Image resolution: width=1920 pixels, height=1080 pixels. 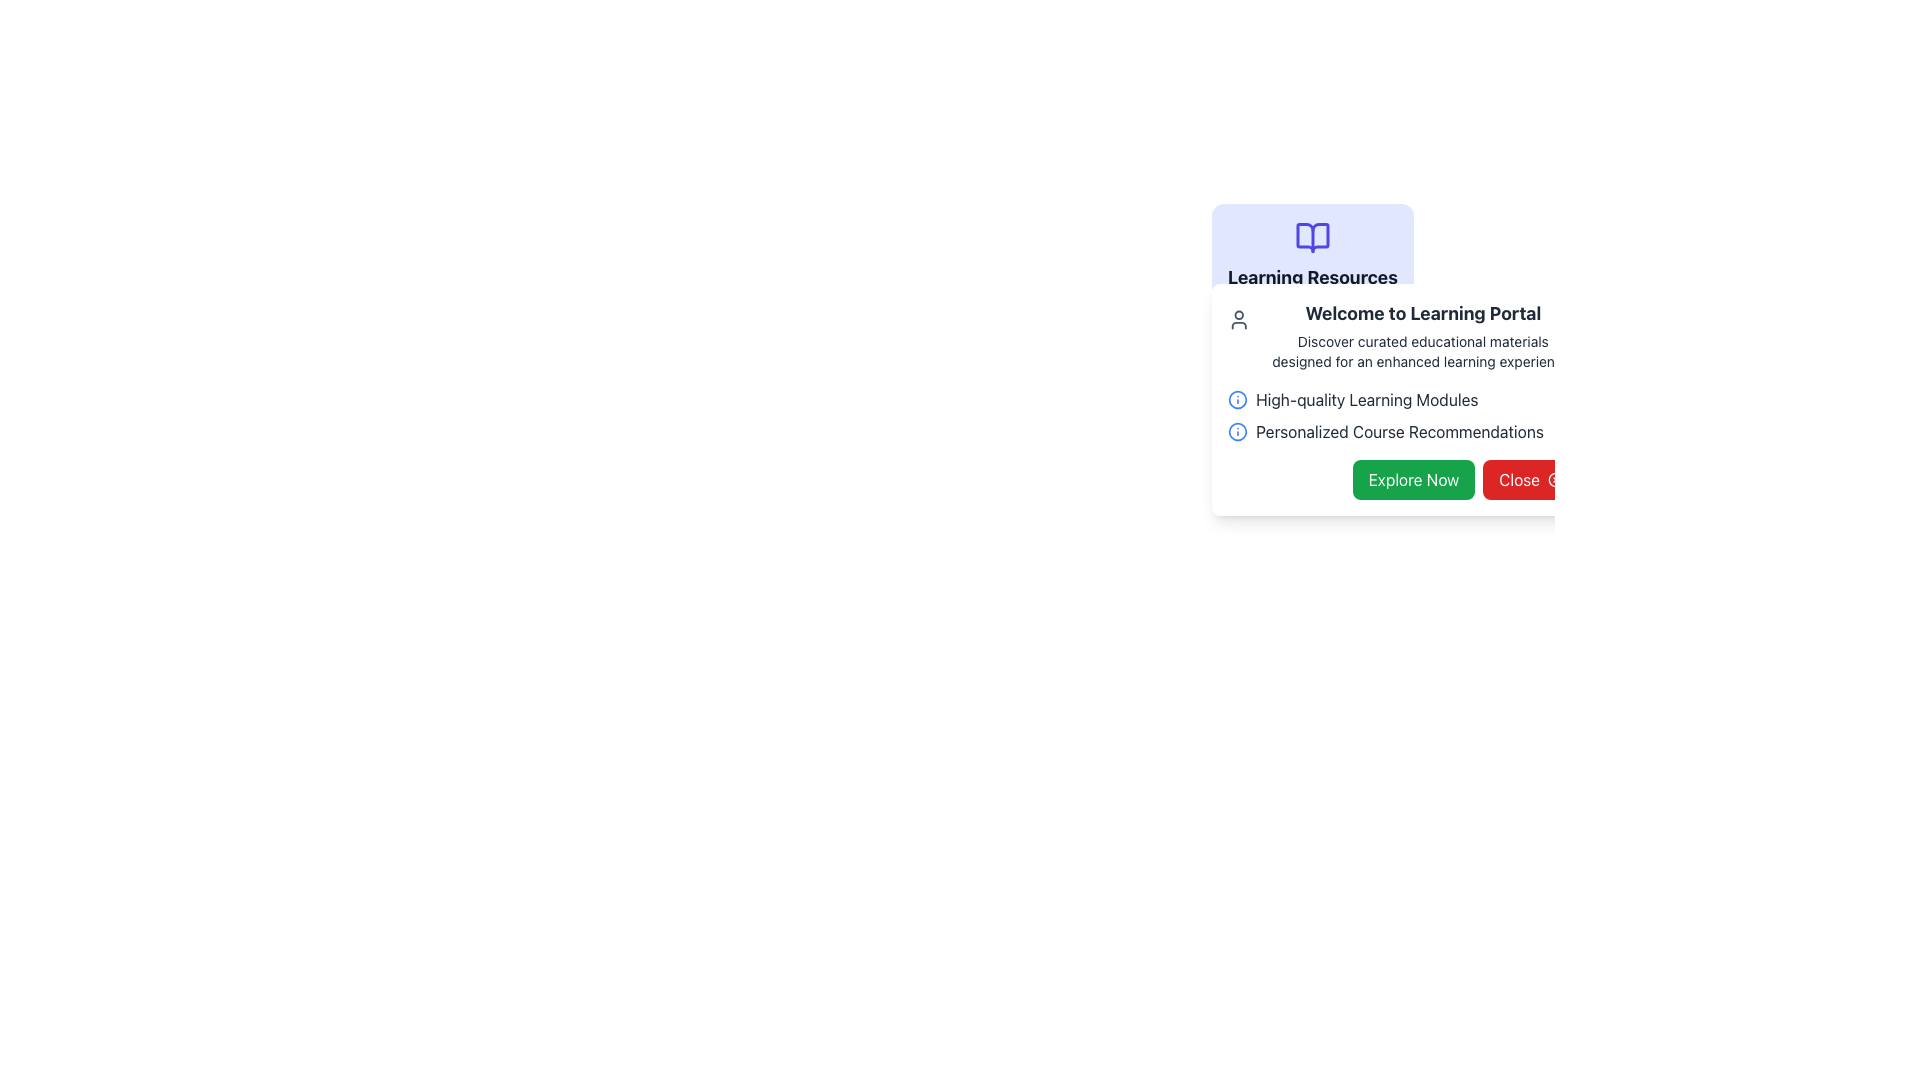 What do you see at coordinates (1422, 313) in the screenshot?
I see `bold header text 'Welcome to Learning Portal' which is visually prominent and located below the title 'Learning Resources'` at bounding box center [1422, 313].